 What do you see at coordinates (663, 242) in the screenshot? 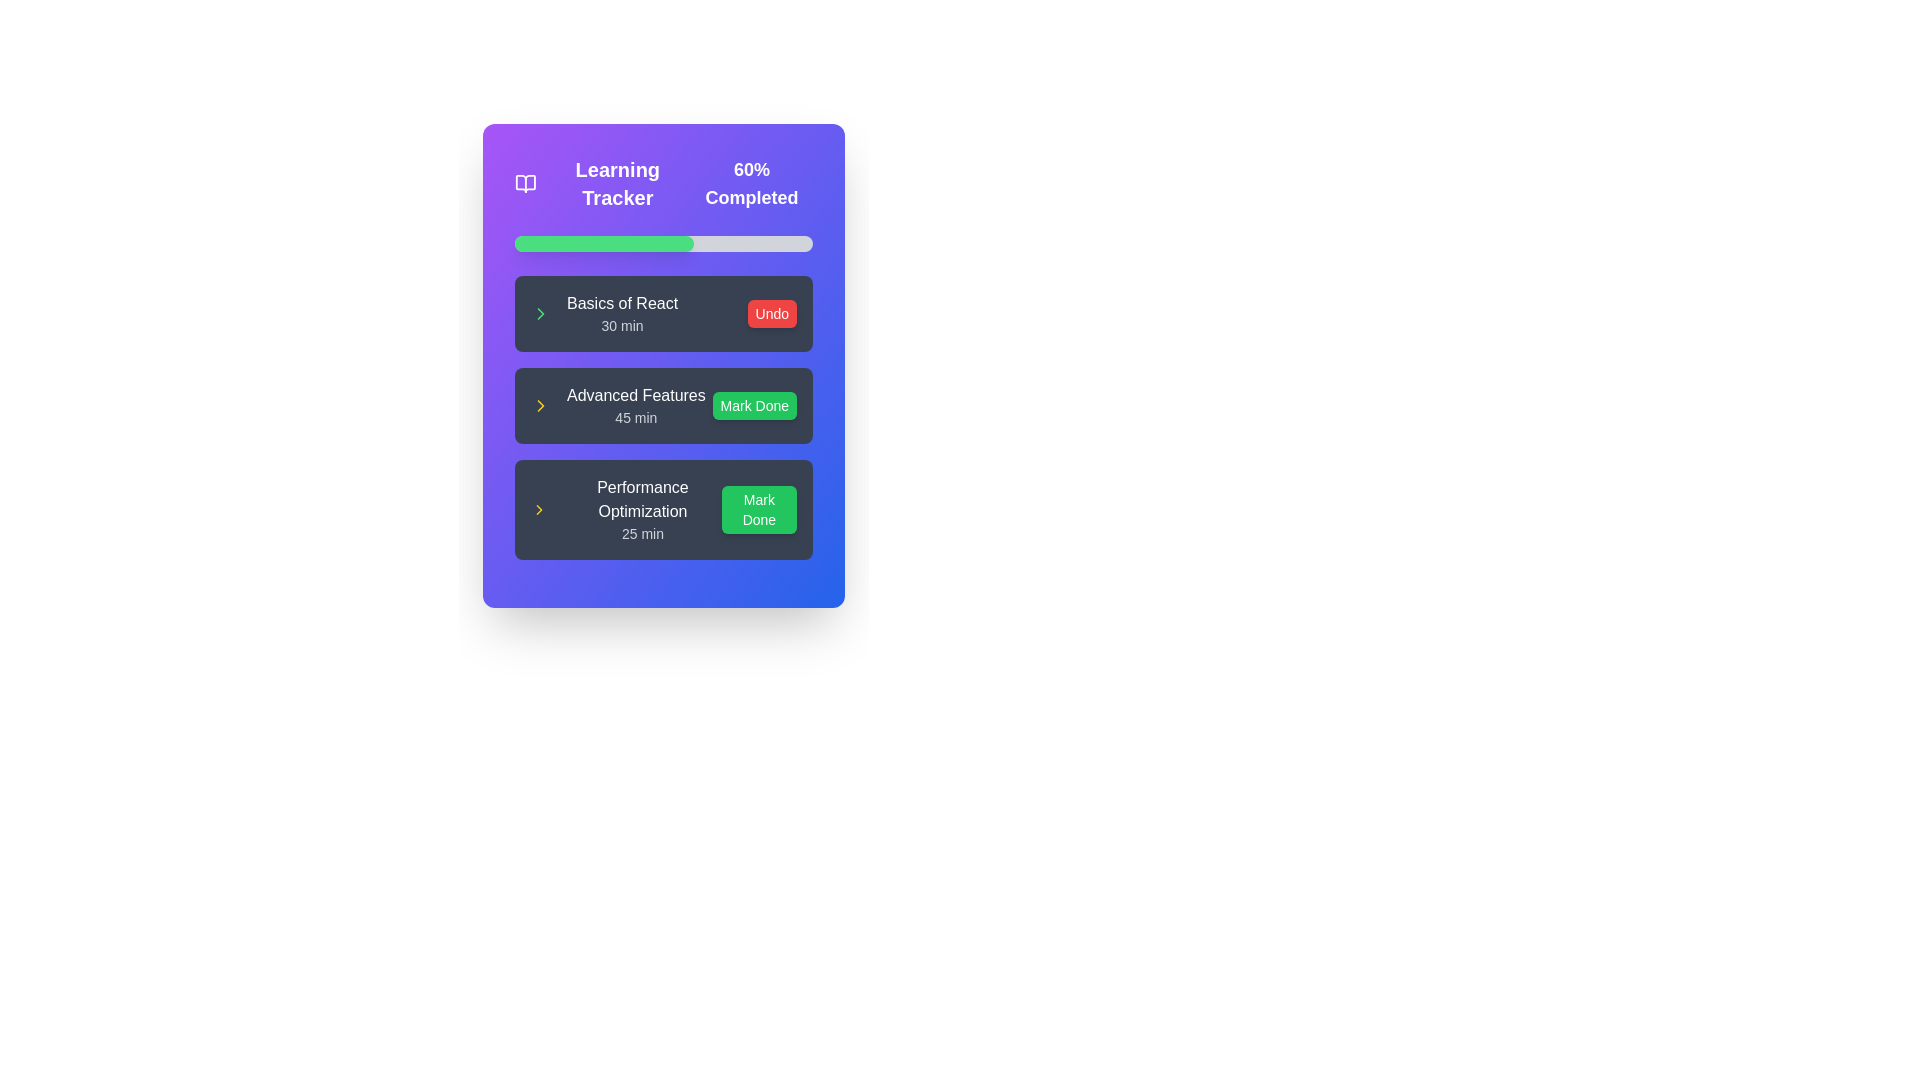
I see `the progress bar indicating 60% completion in the Learning Tracker section` at bounding box center [663, 242].